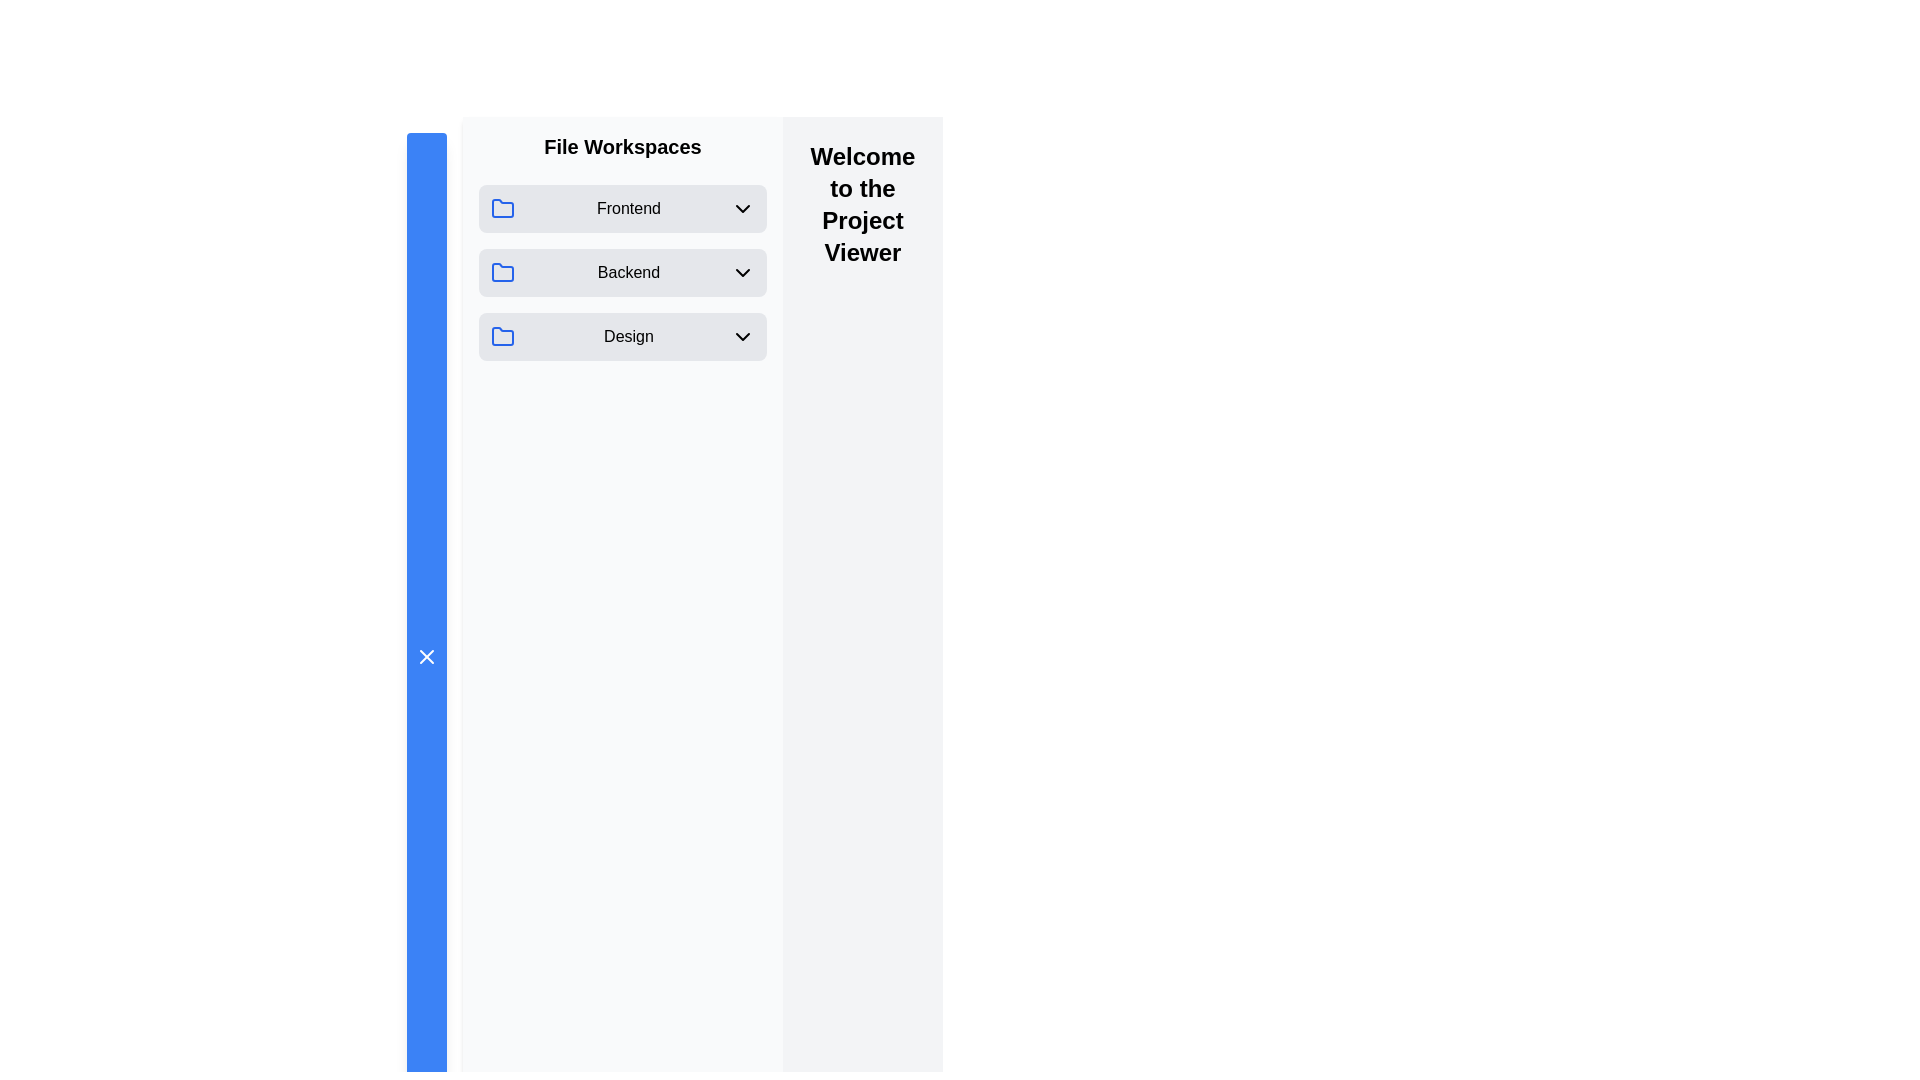 This screenshot has height=1080, width=1920. What do you see at coordinates (742, 208) in the screenshot?
I see `the downward-pointing chevron icon within the 'Frontend' section` at bounding box center [742, 208].